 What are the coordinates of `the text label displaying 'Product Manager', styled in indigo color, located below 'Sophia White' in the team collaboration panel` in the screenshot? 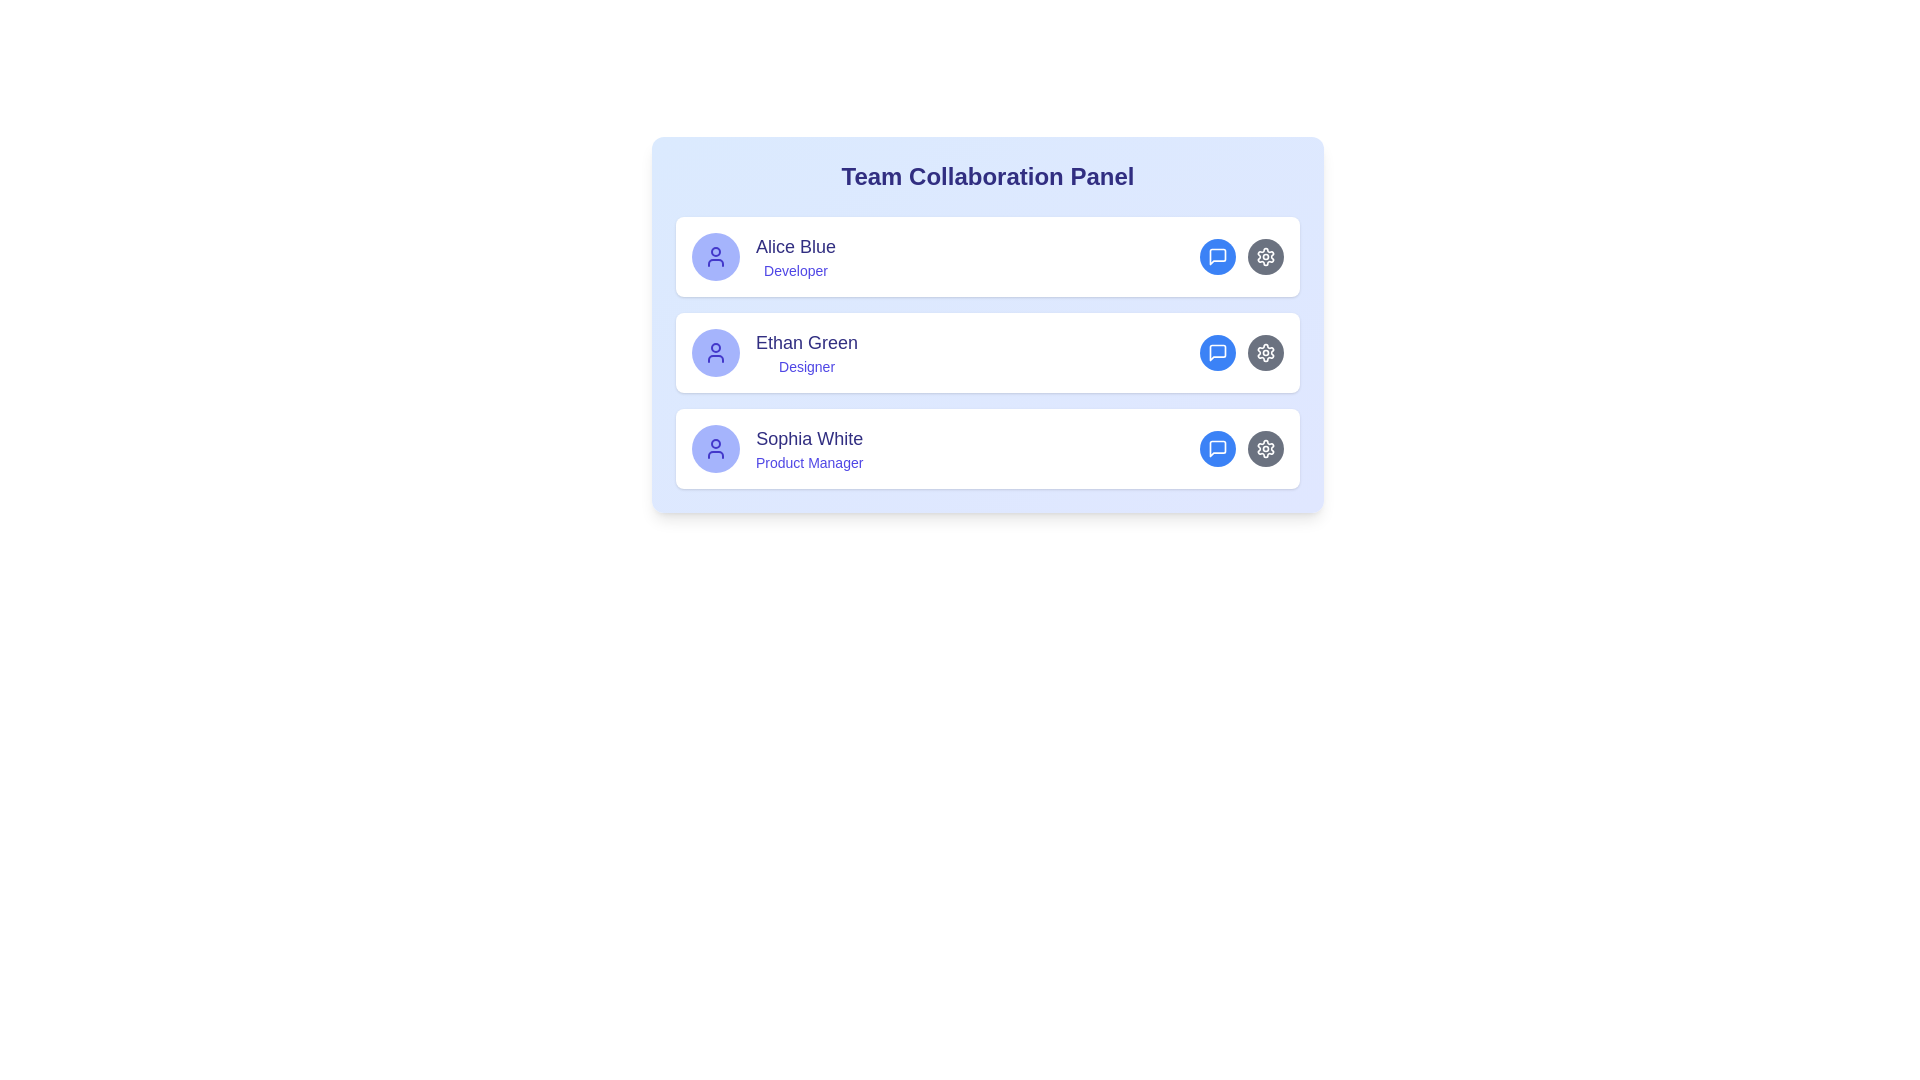 It's located at (809, 462).